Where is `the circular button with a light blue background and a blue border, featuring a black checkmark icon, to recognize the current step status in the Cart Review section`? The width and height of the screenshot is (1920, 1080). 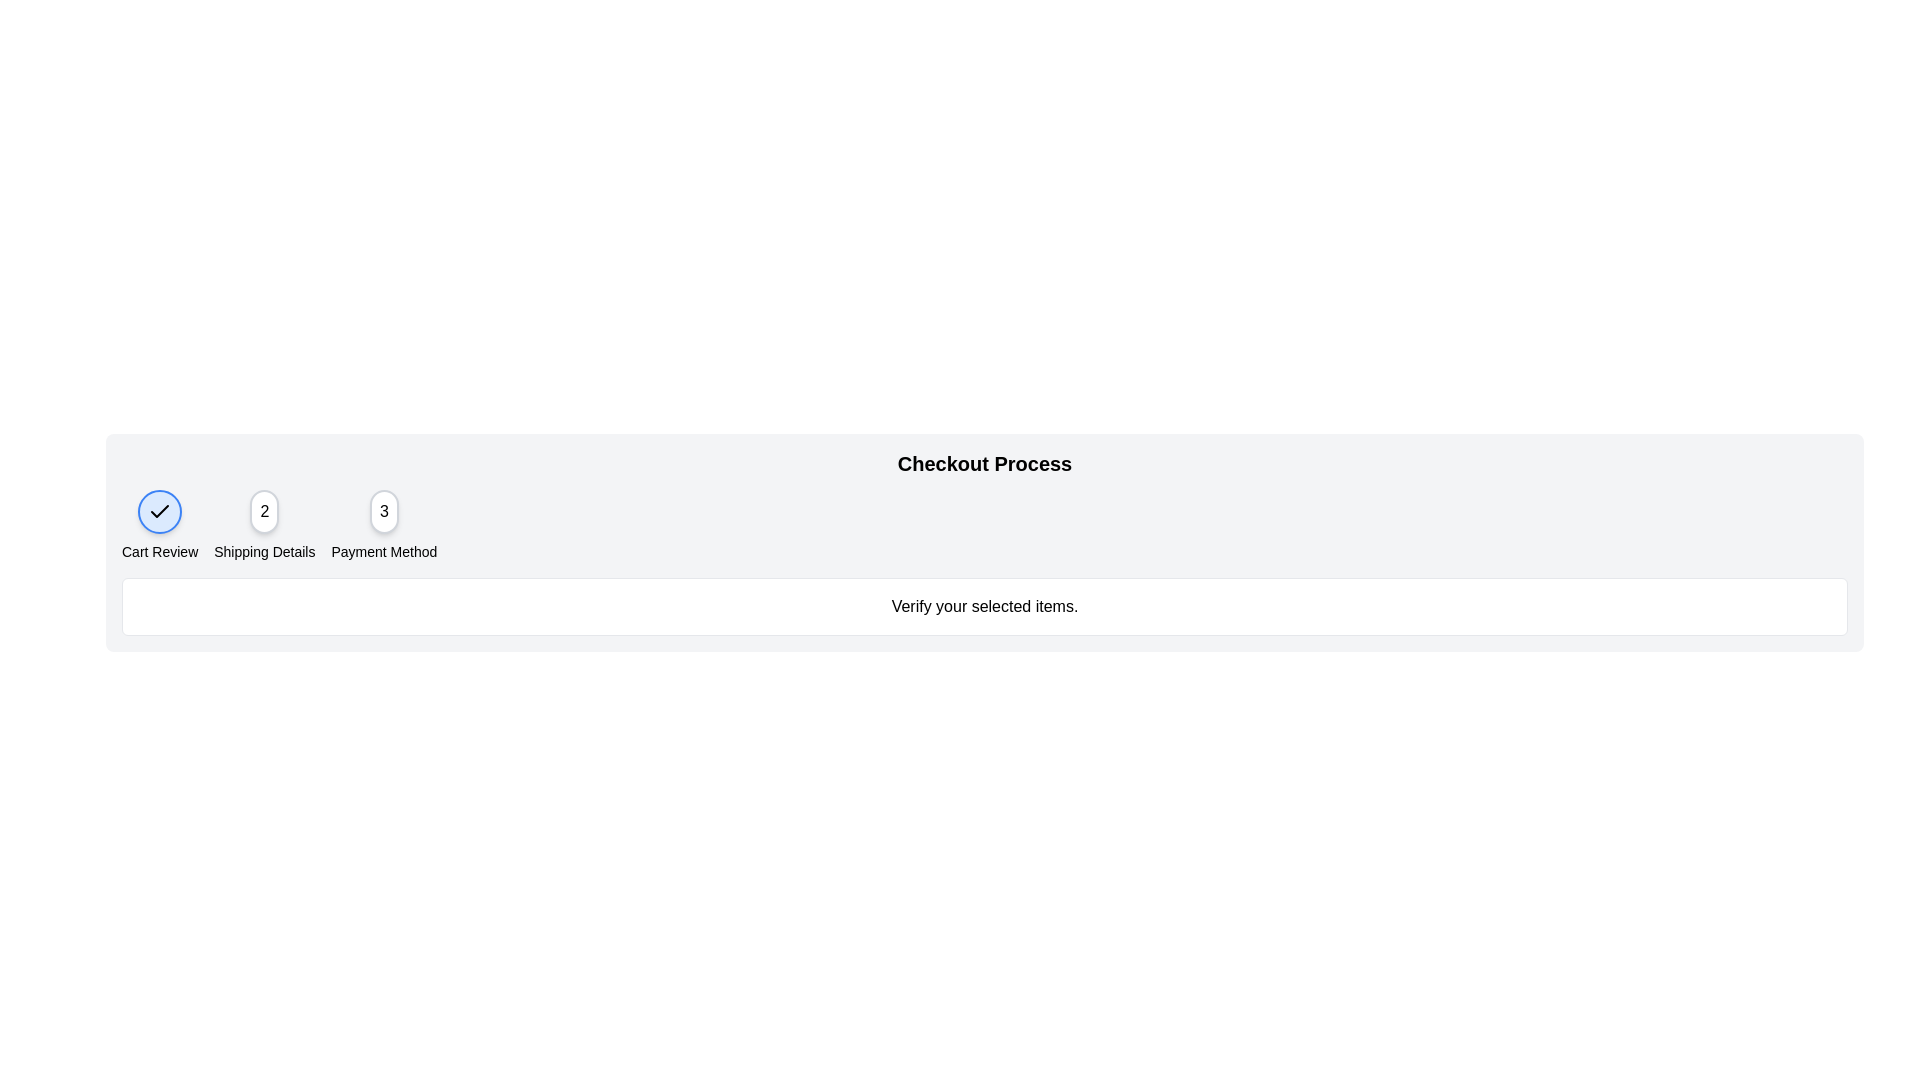
the circular button with a light blue background and a blue border, featuring a black checkmark icon, to recognize the current step status in the Cart Review section is located at coordinates (160, 511).